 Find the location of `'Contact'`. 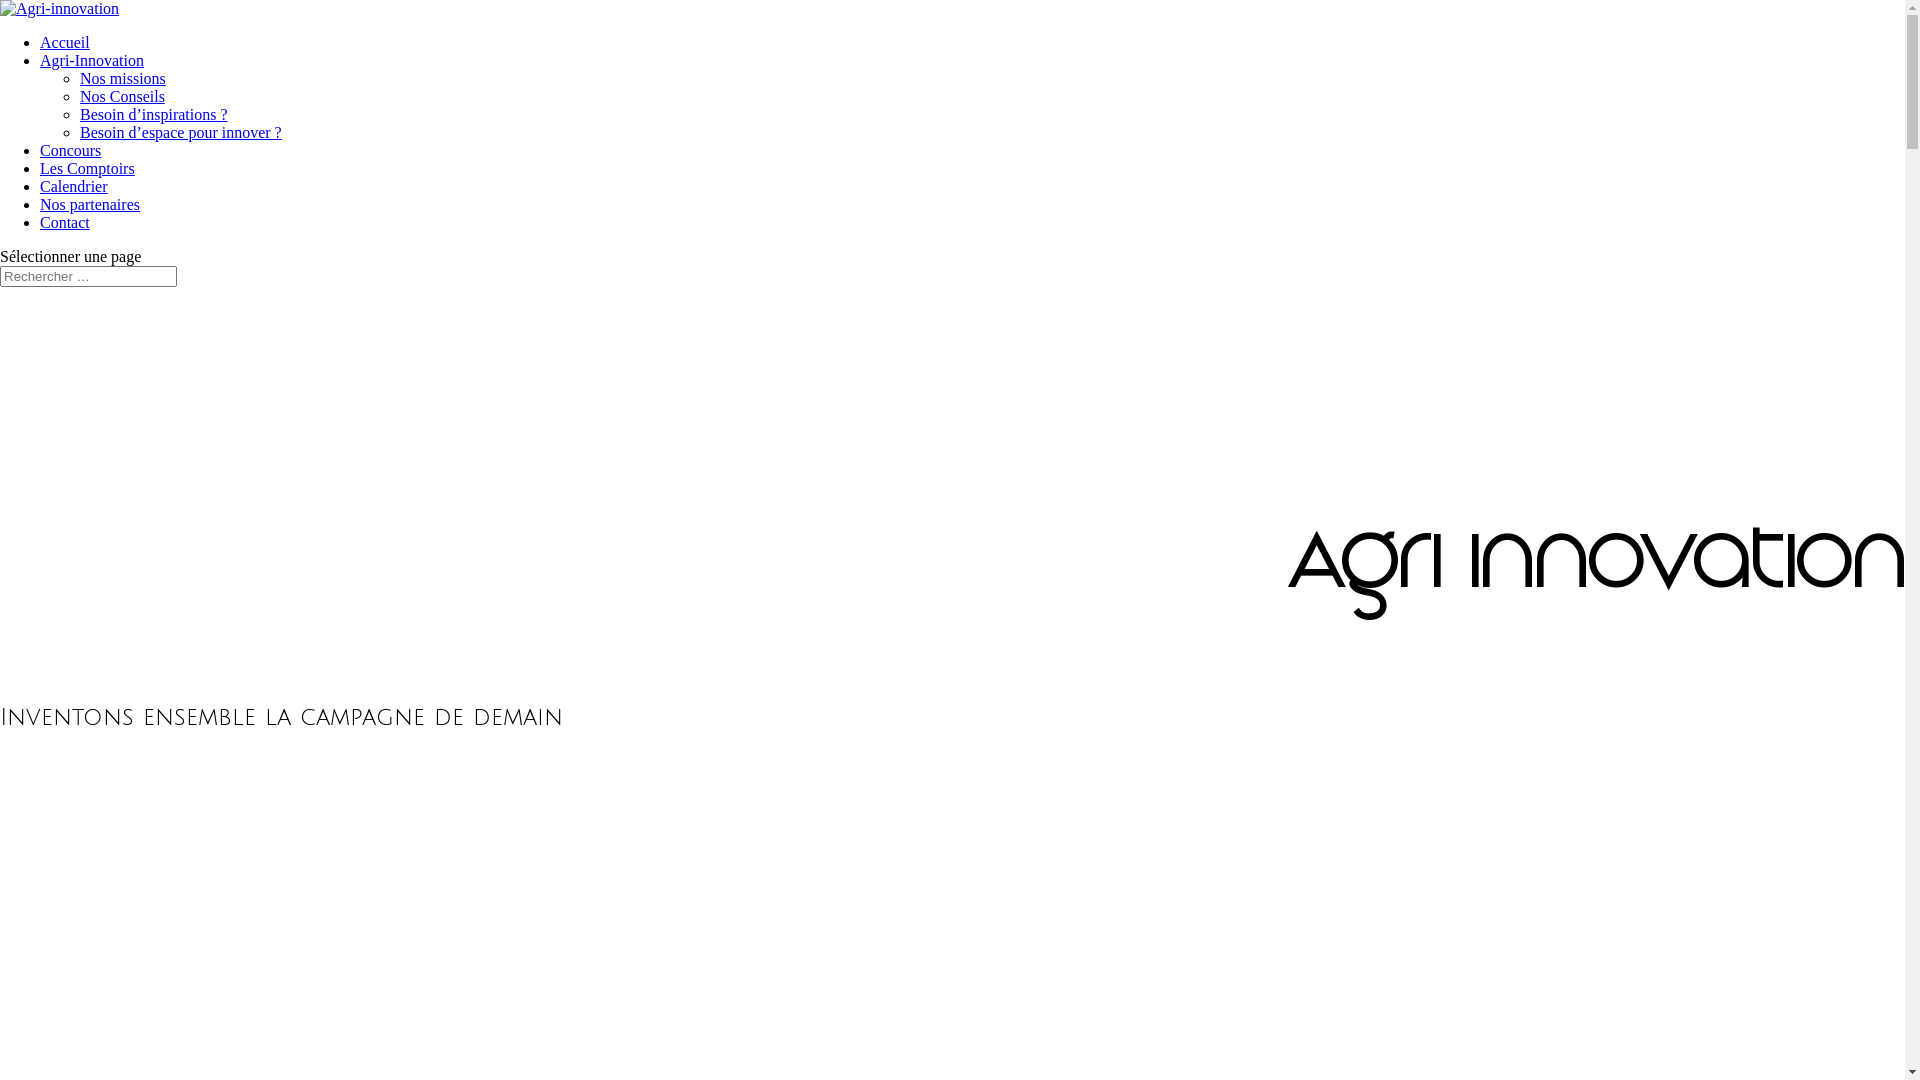

'Contact' is located at coordinates (65, 222).